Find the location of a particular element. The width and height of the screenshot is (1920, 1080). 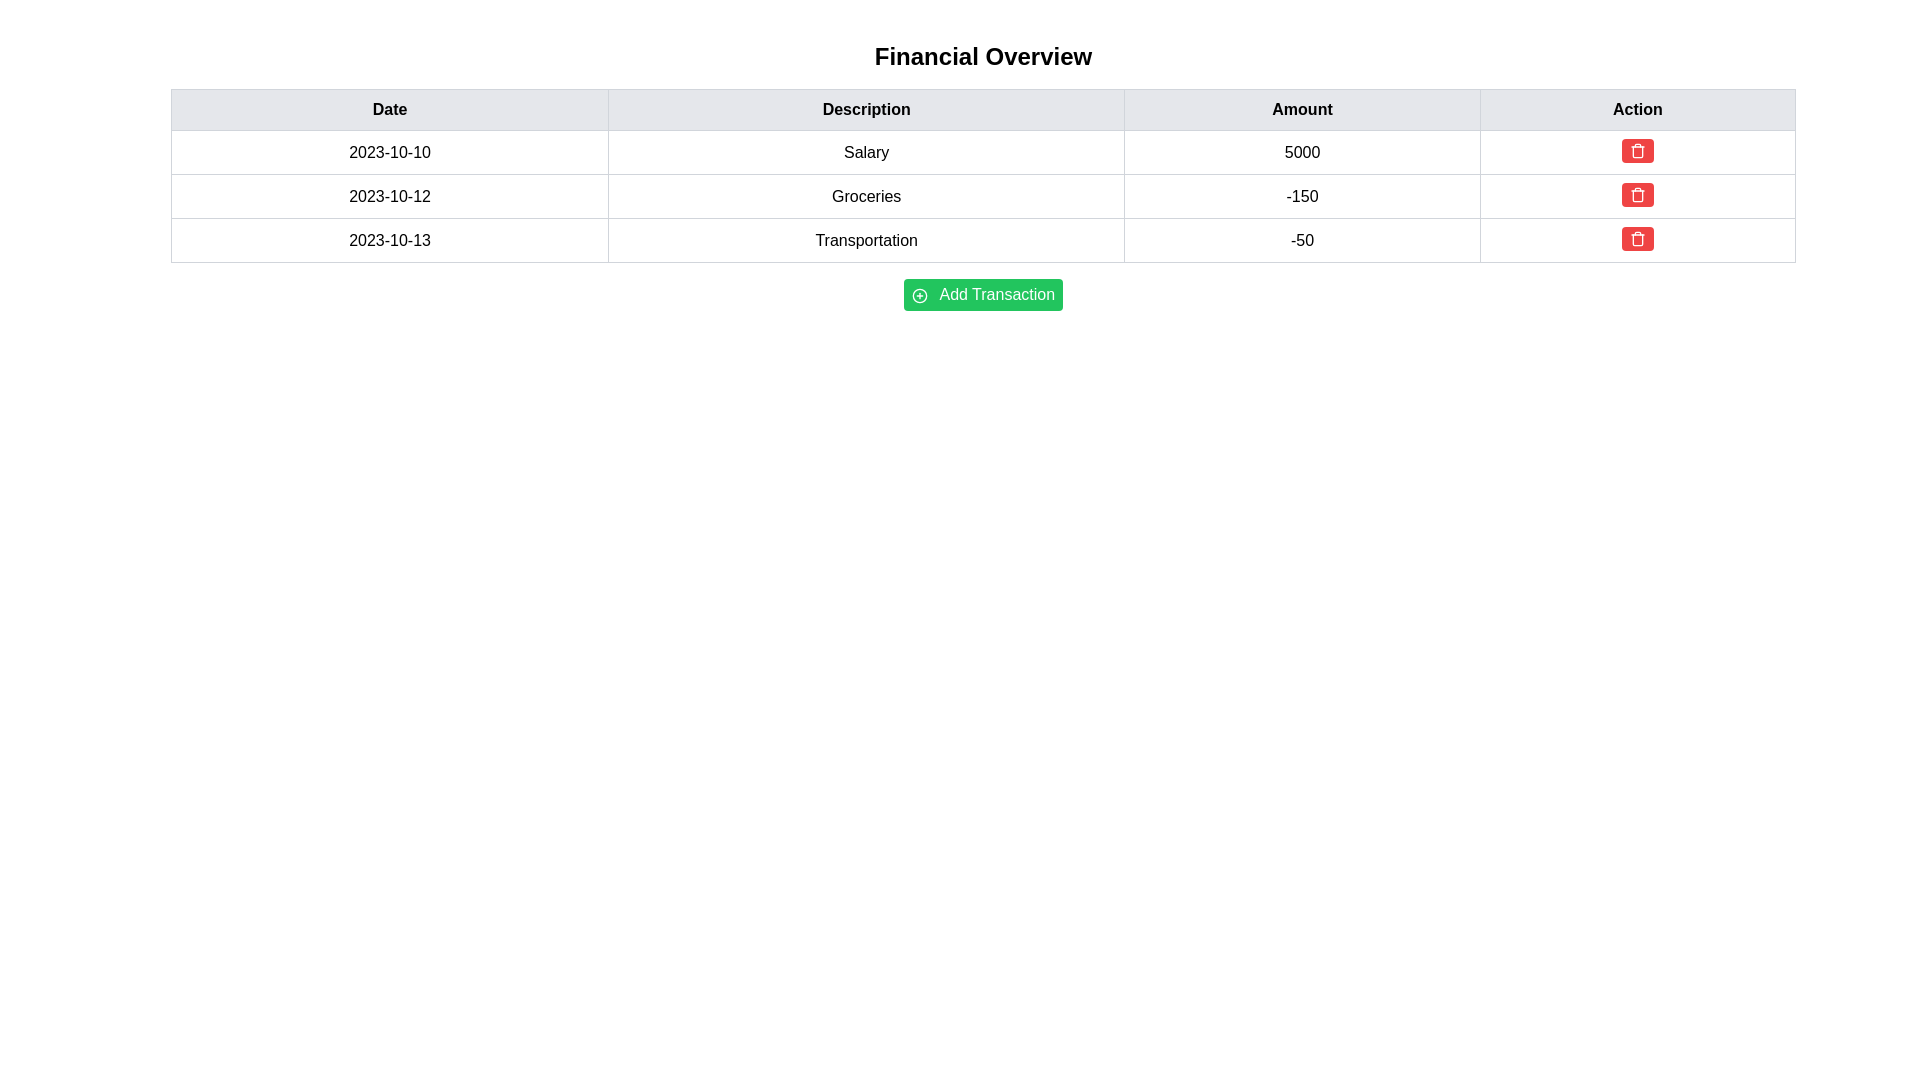

the delete icon in the 'Action' column of the third row of the table labeled '2023-10-13' is located at coordinates (1637, 238).